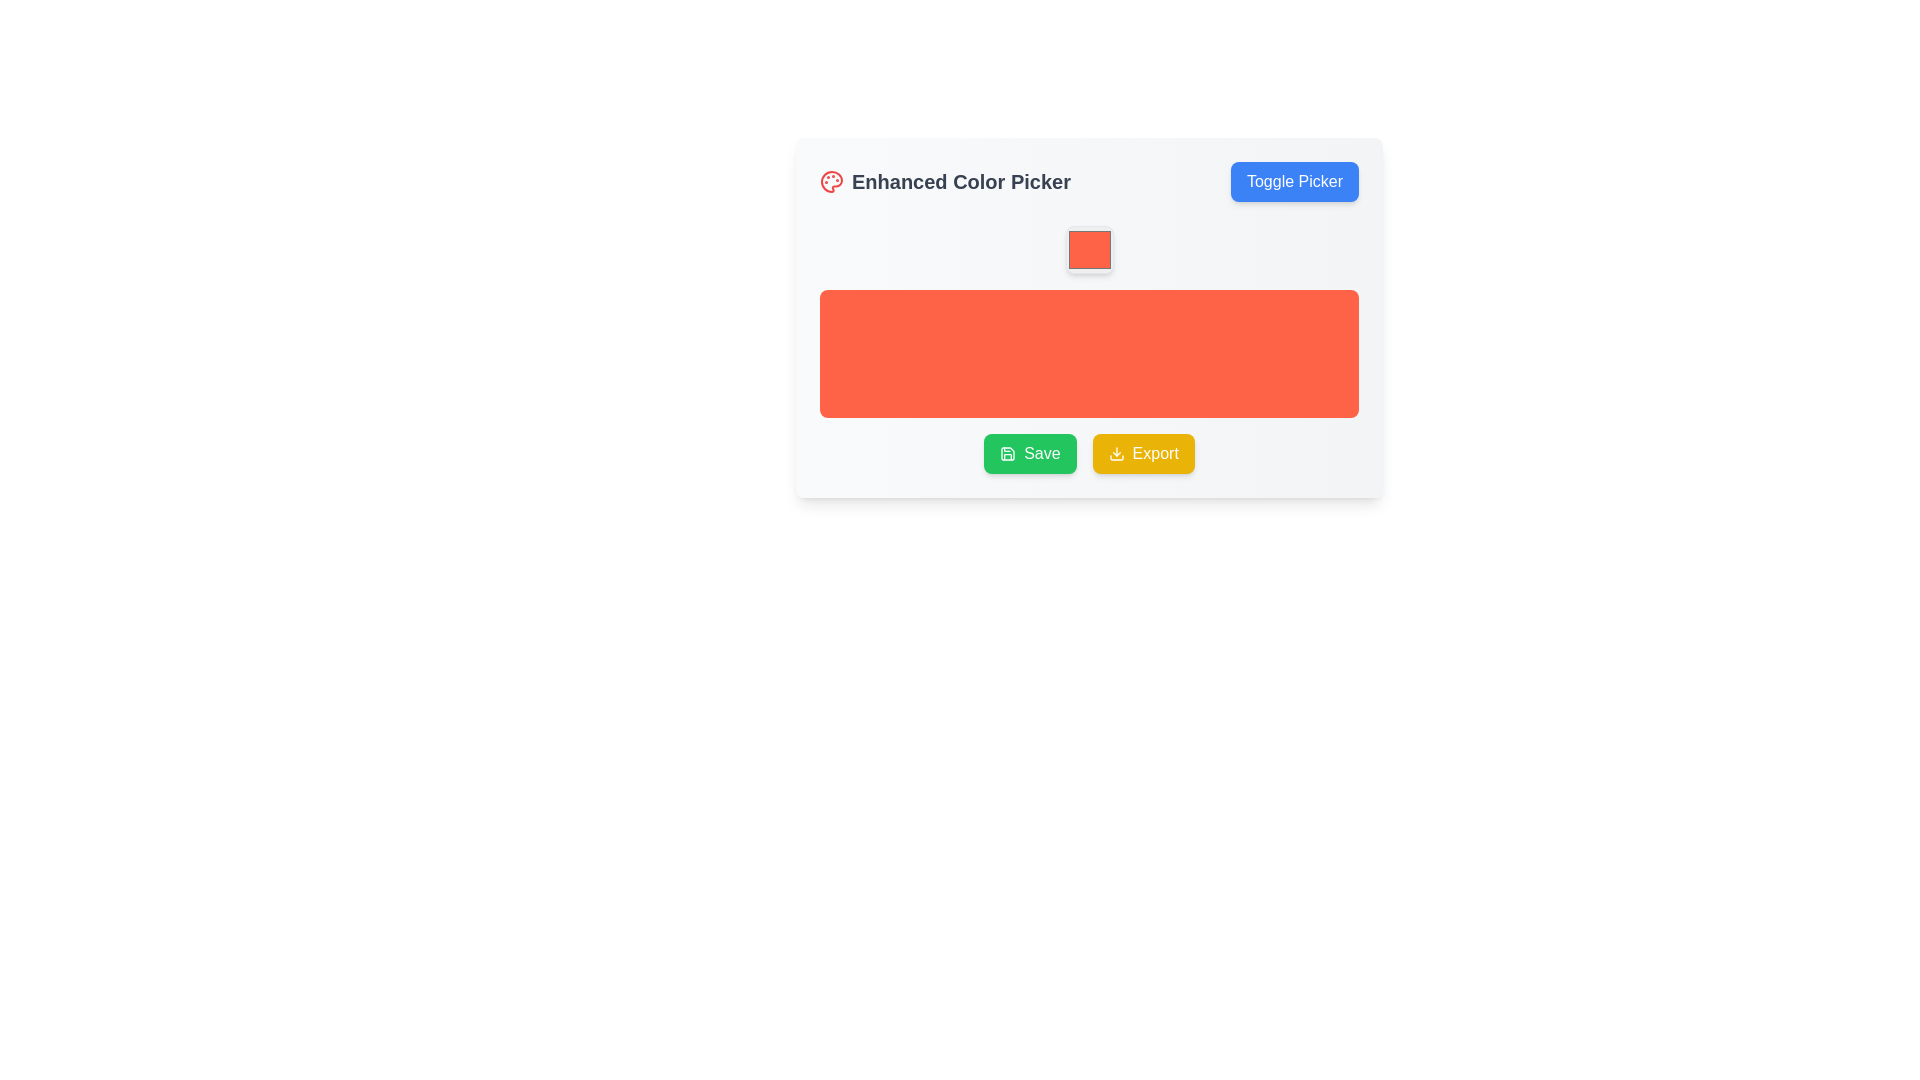  Describe the element at coordinates (1088, 249) in the screenshot. I see `the red-orange color tile with a rounded border and shadow effect` at that location.